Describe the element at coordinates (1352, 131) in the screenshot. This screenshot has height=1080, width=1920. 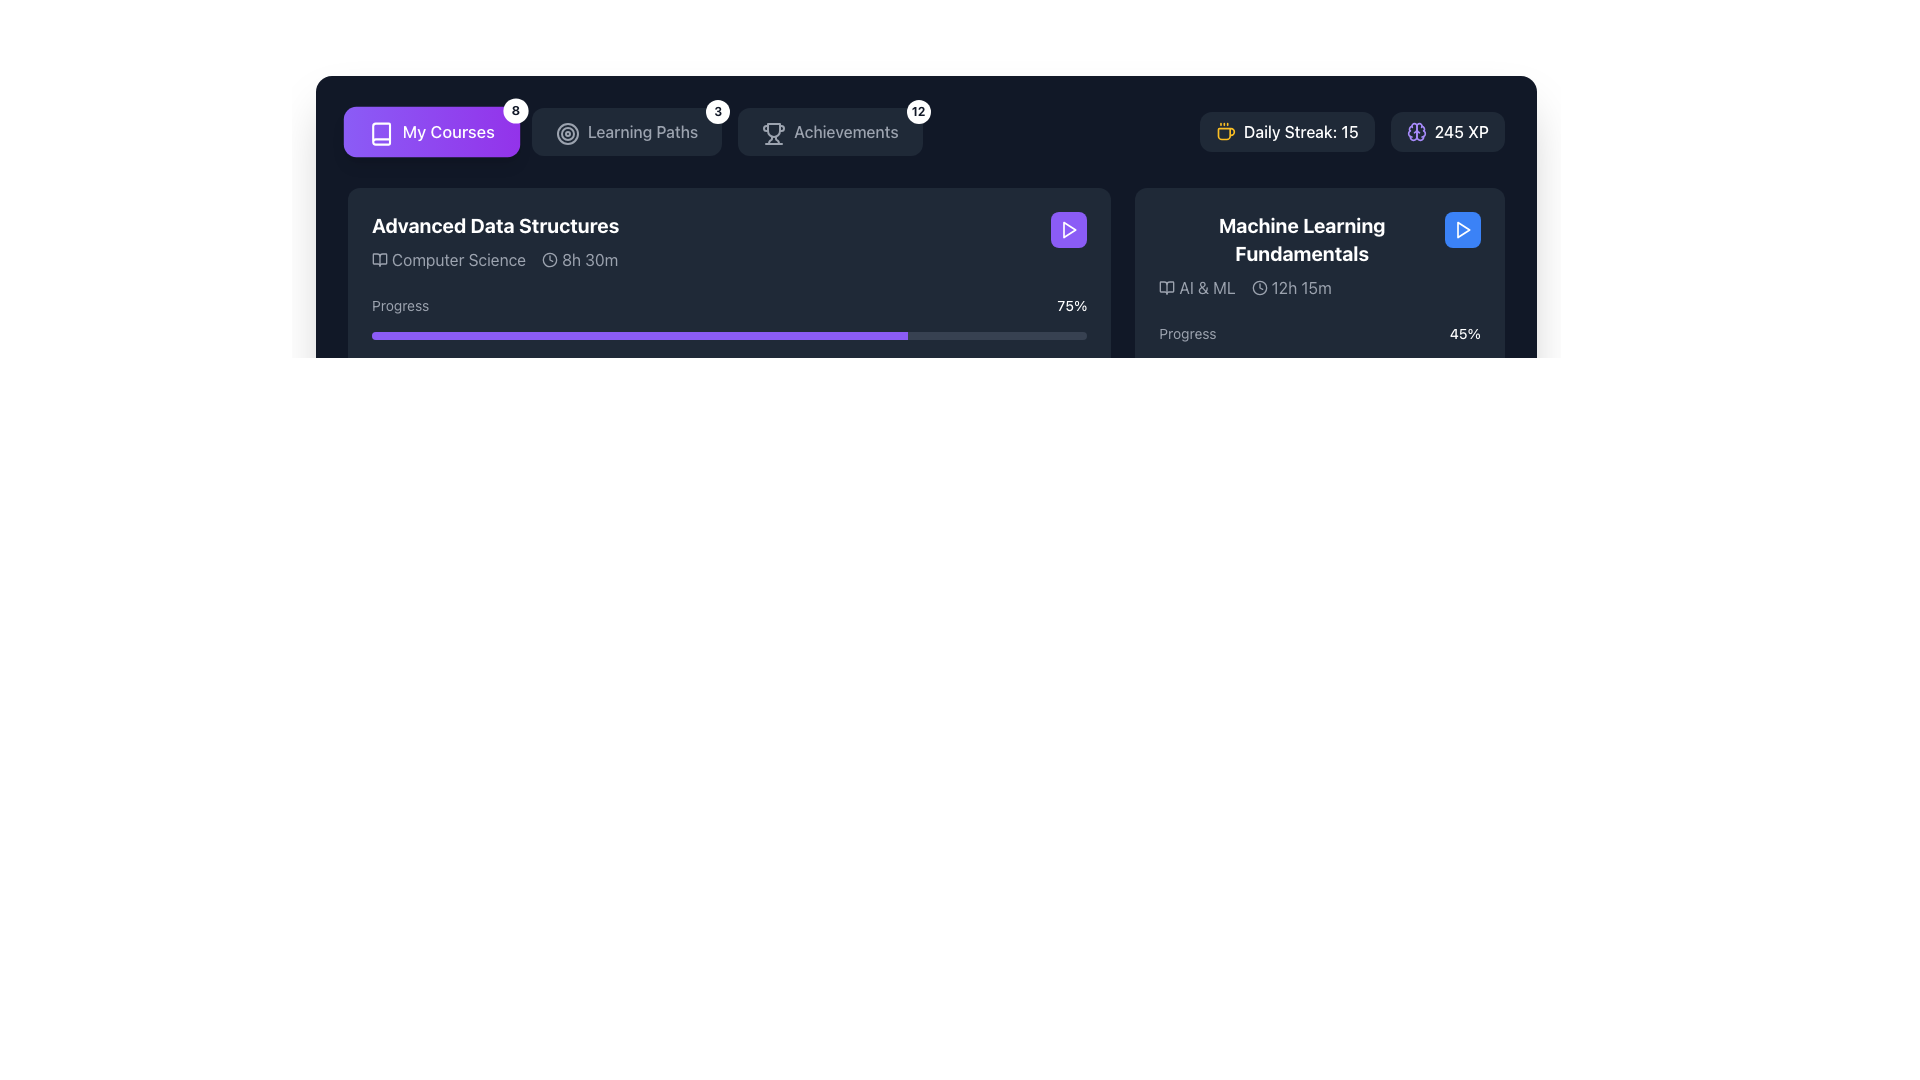
I see `information displayed in the amber icon and text showing the user's daily streak, which reads 'Daily Streak: 15', located in the top-right portion of the interface` at that location.